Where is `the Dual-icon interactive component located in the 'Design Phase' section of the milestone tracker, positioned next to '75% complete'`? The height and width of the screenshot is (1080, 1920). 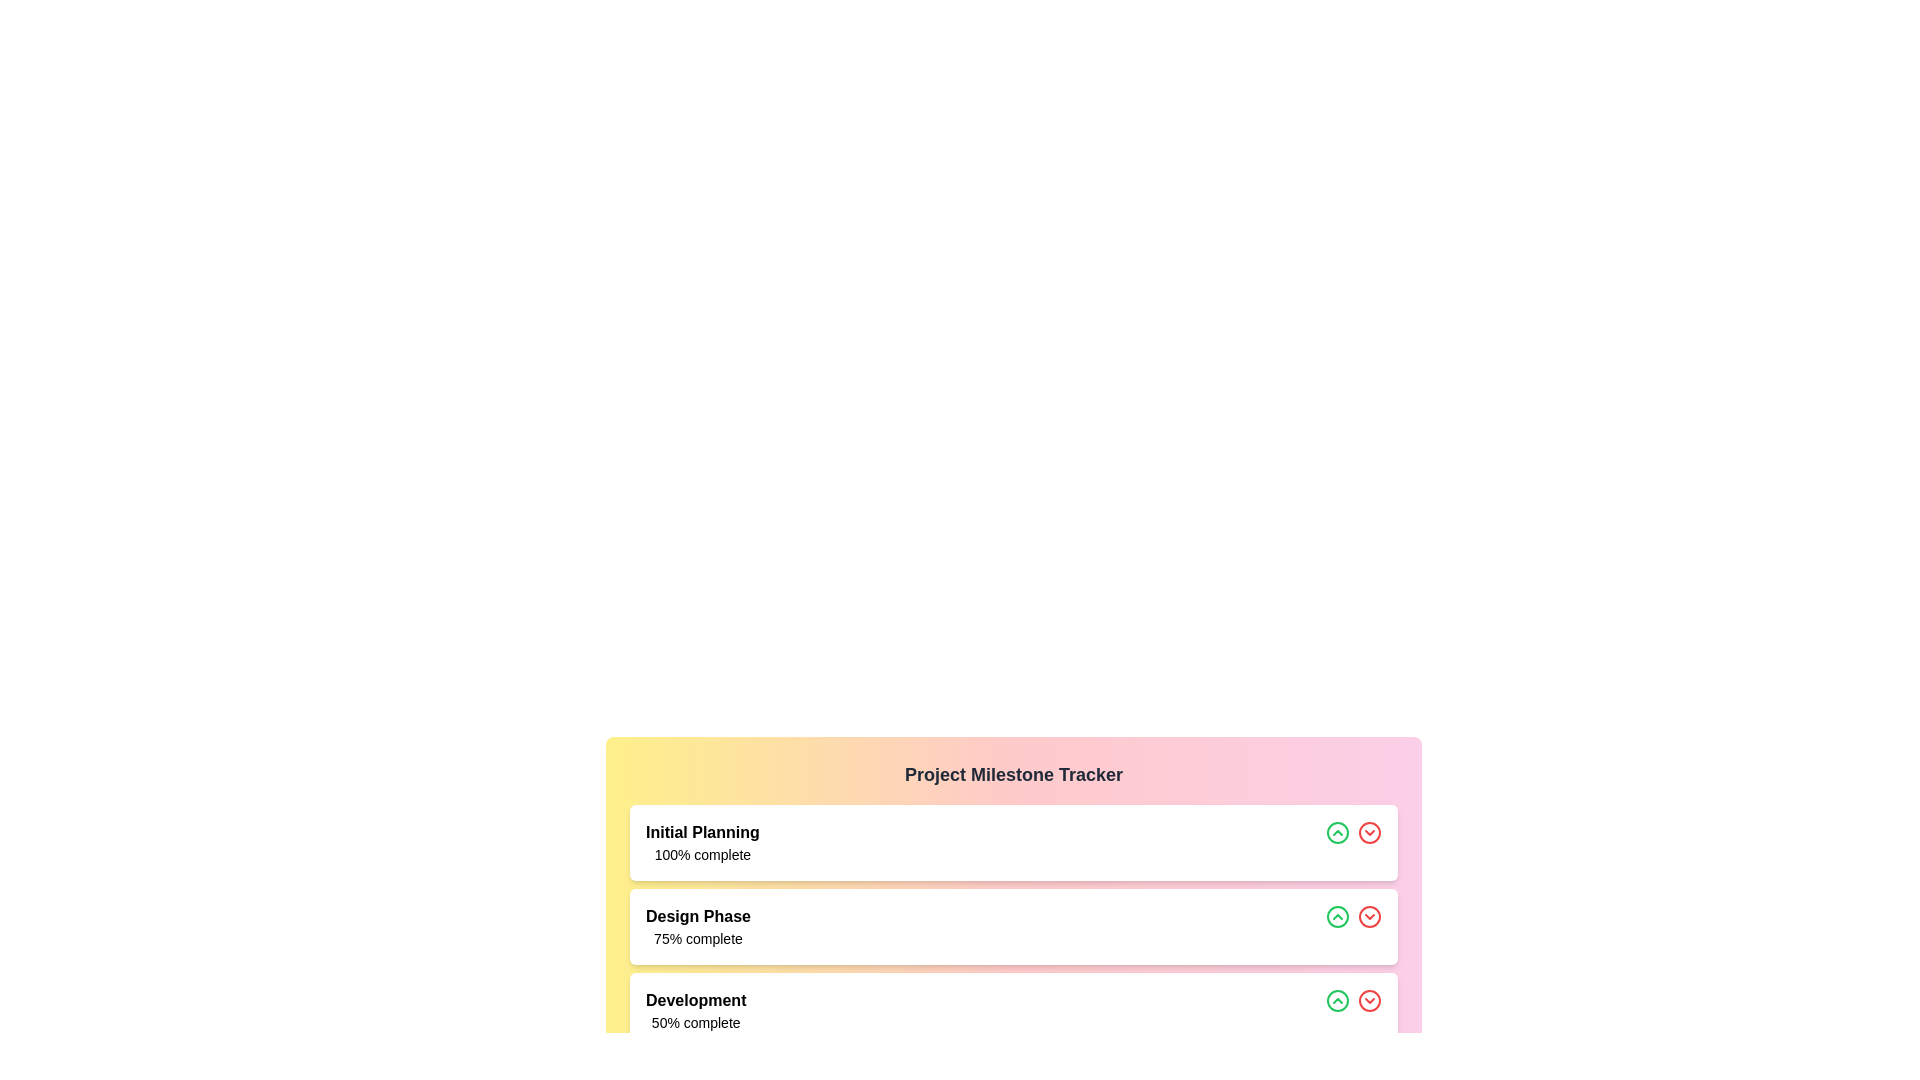 the Dual-icon interactive component located in the 'Design Phase' section of the milestone tracker, positioned next to '75% complete' is located at coordinates (1353, 926).